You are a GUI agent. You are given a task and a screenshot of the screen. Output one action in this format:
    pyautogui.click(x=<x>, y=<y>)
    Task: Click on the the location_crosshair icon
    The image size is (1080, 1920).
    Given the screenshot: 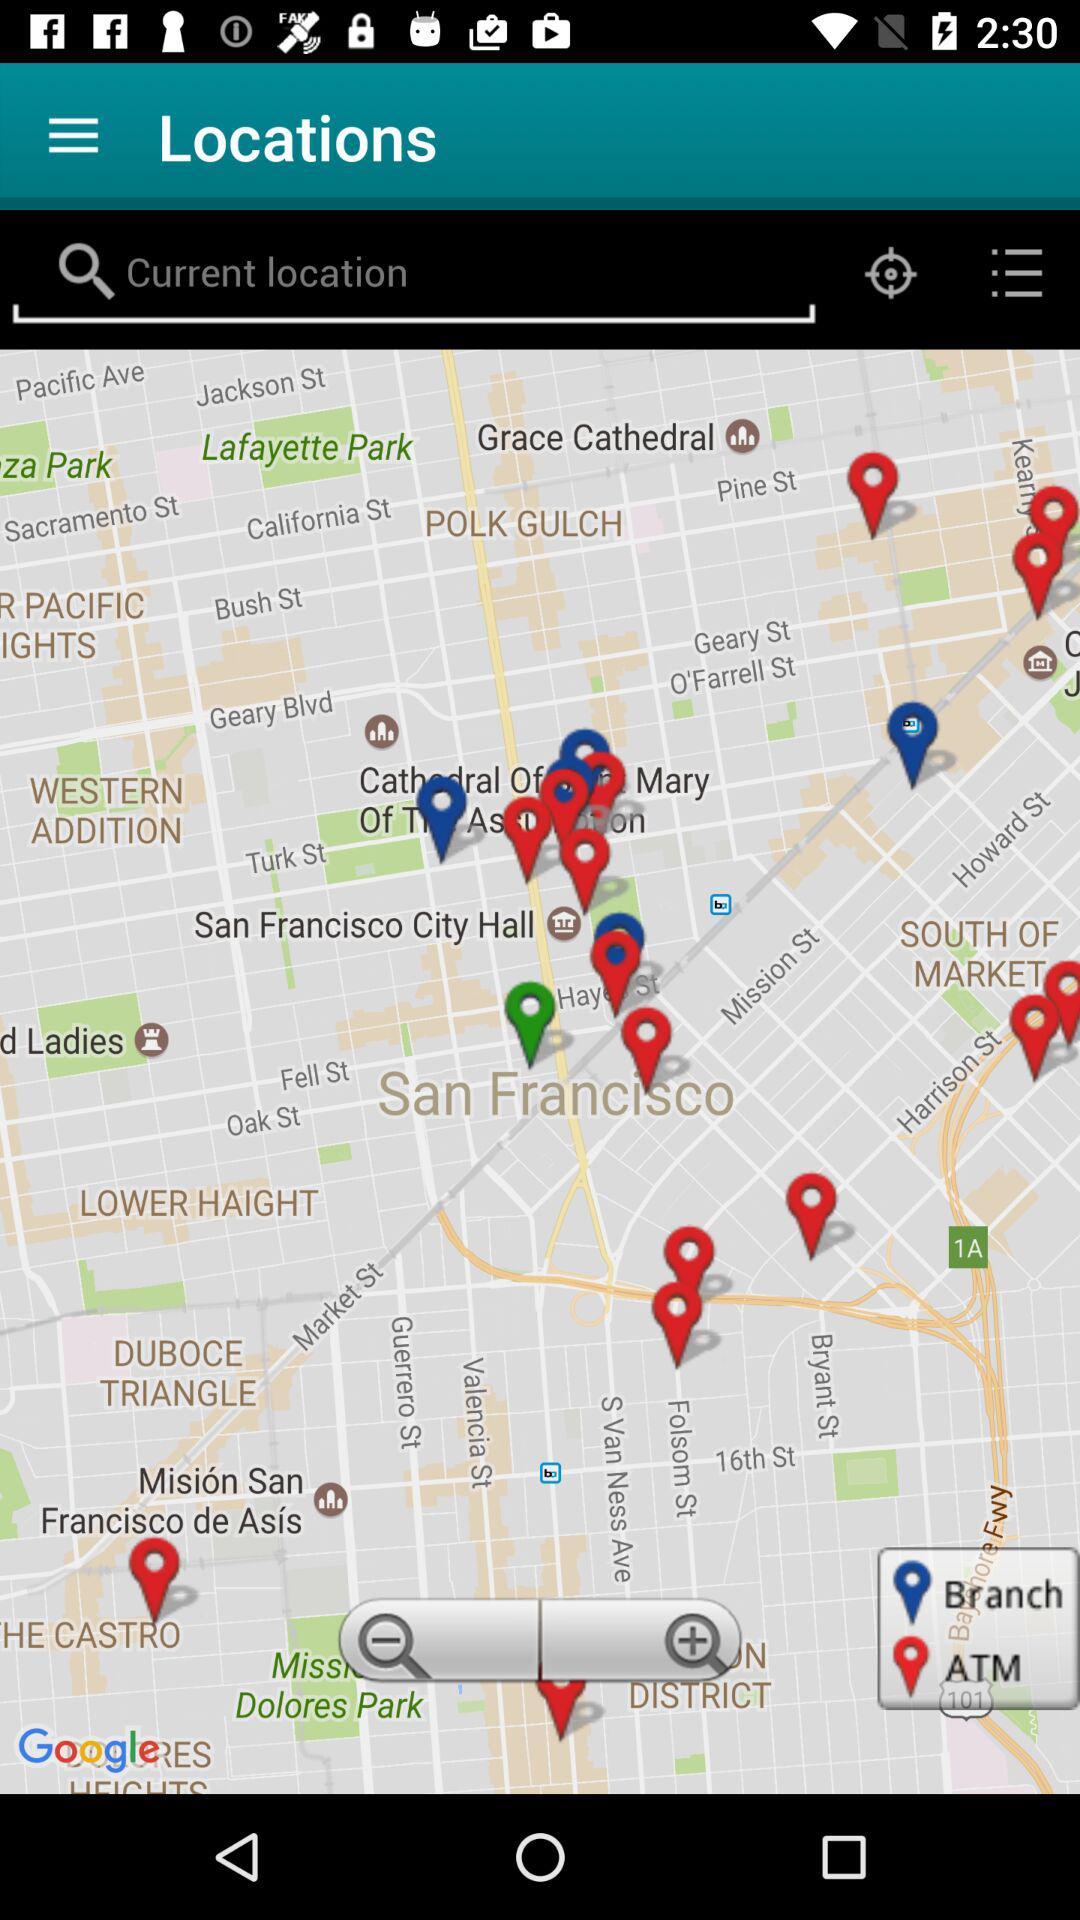 What is the action you would take?
    pyautogui.click(x=890, y=272)
    